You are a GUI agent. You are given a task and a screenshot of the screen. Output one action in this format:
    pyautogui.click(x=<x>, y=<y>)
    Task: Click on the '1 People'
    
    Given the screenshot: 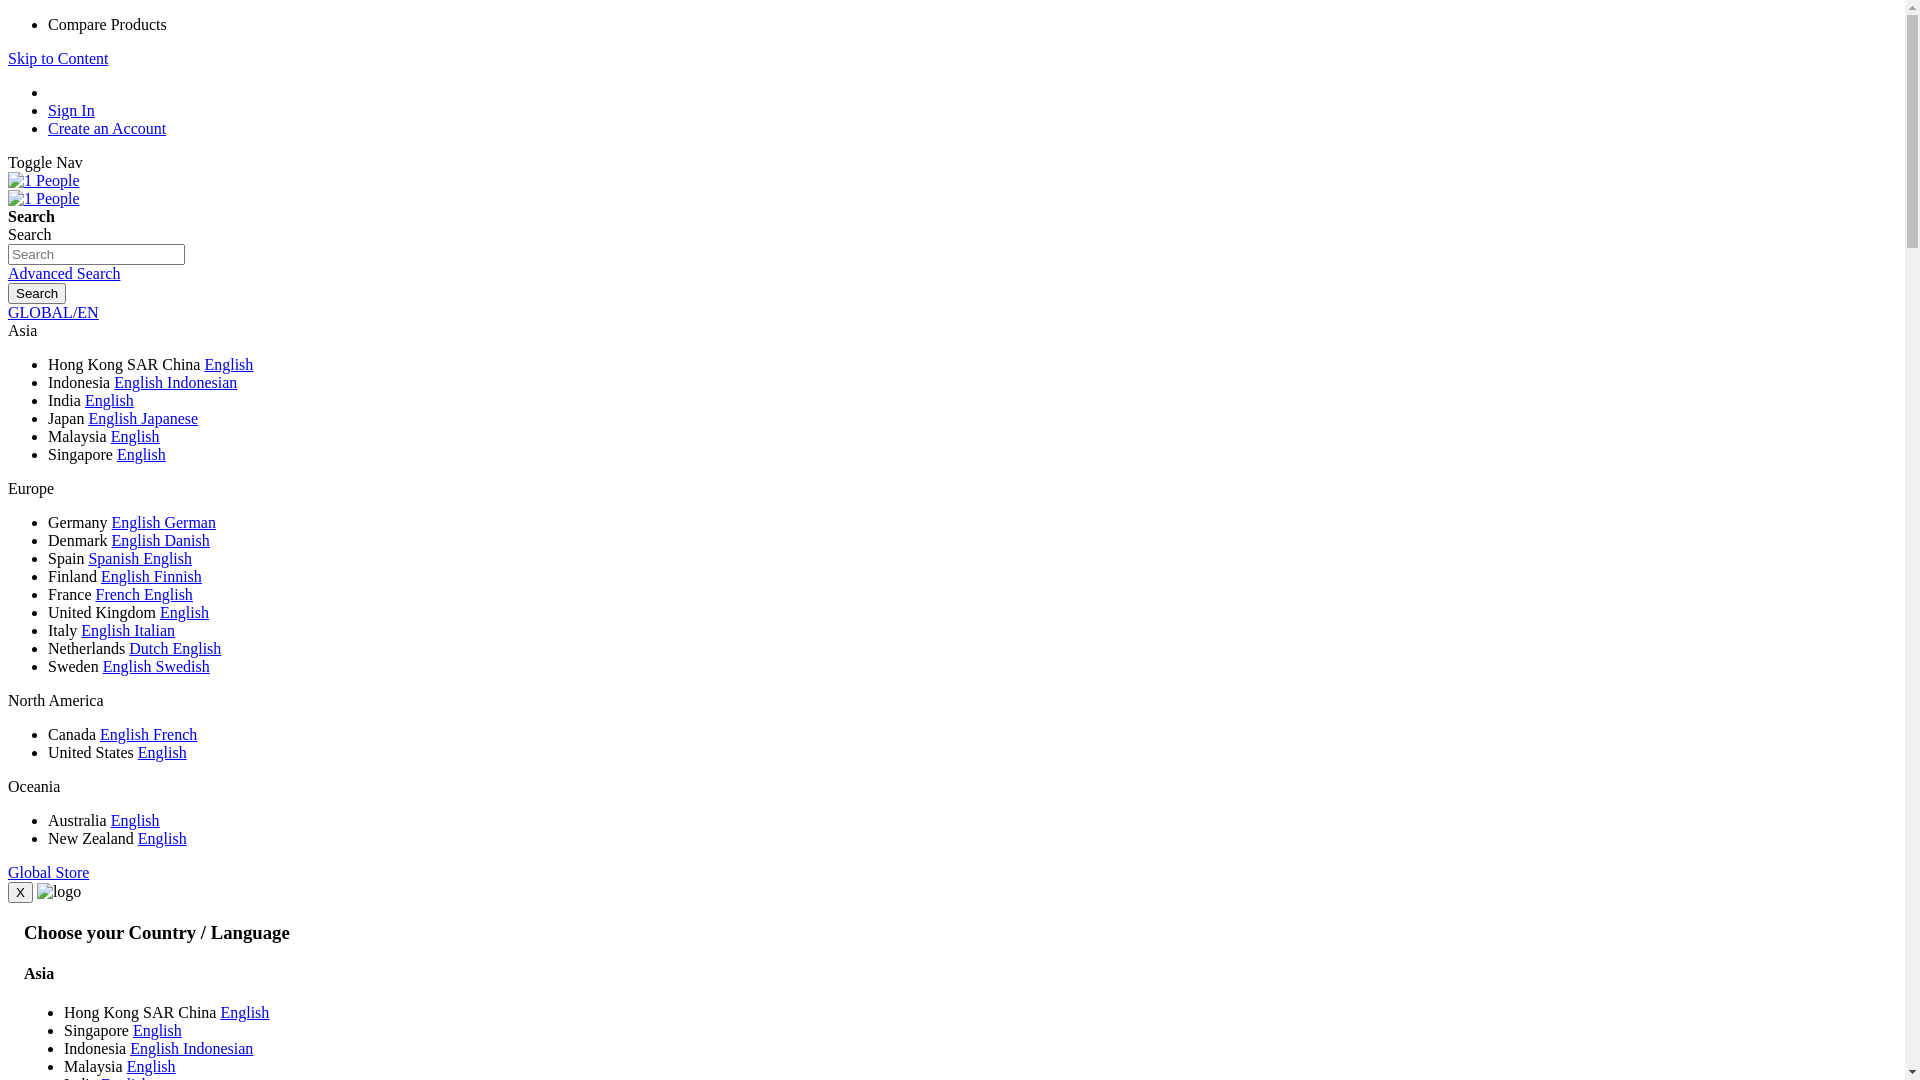 What is the action you would take?
    pyautogui.click(x=43, y=199)
    